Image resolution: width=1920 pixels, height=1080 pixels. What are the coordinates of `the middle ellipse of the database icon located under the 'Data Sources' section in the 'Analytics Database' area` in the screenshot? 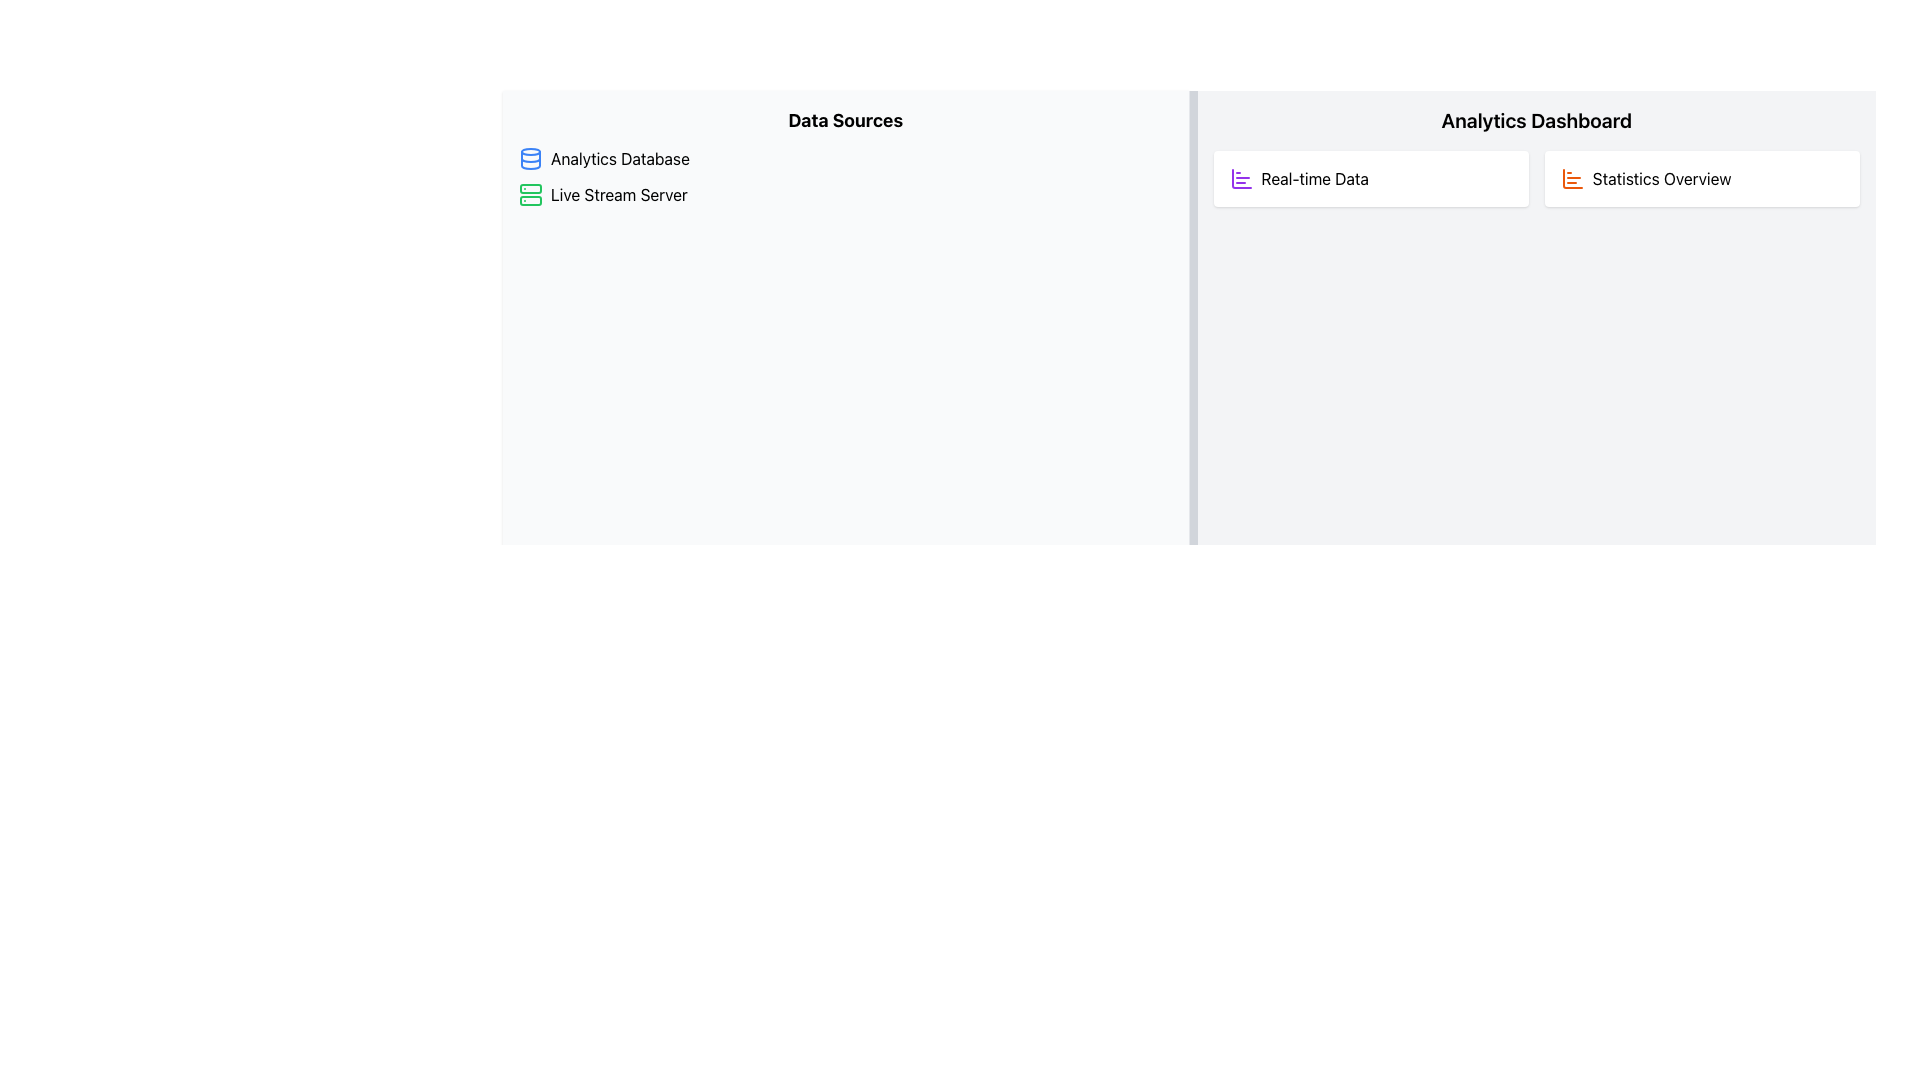 It's located at (531, 158).